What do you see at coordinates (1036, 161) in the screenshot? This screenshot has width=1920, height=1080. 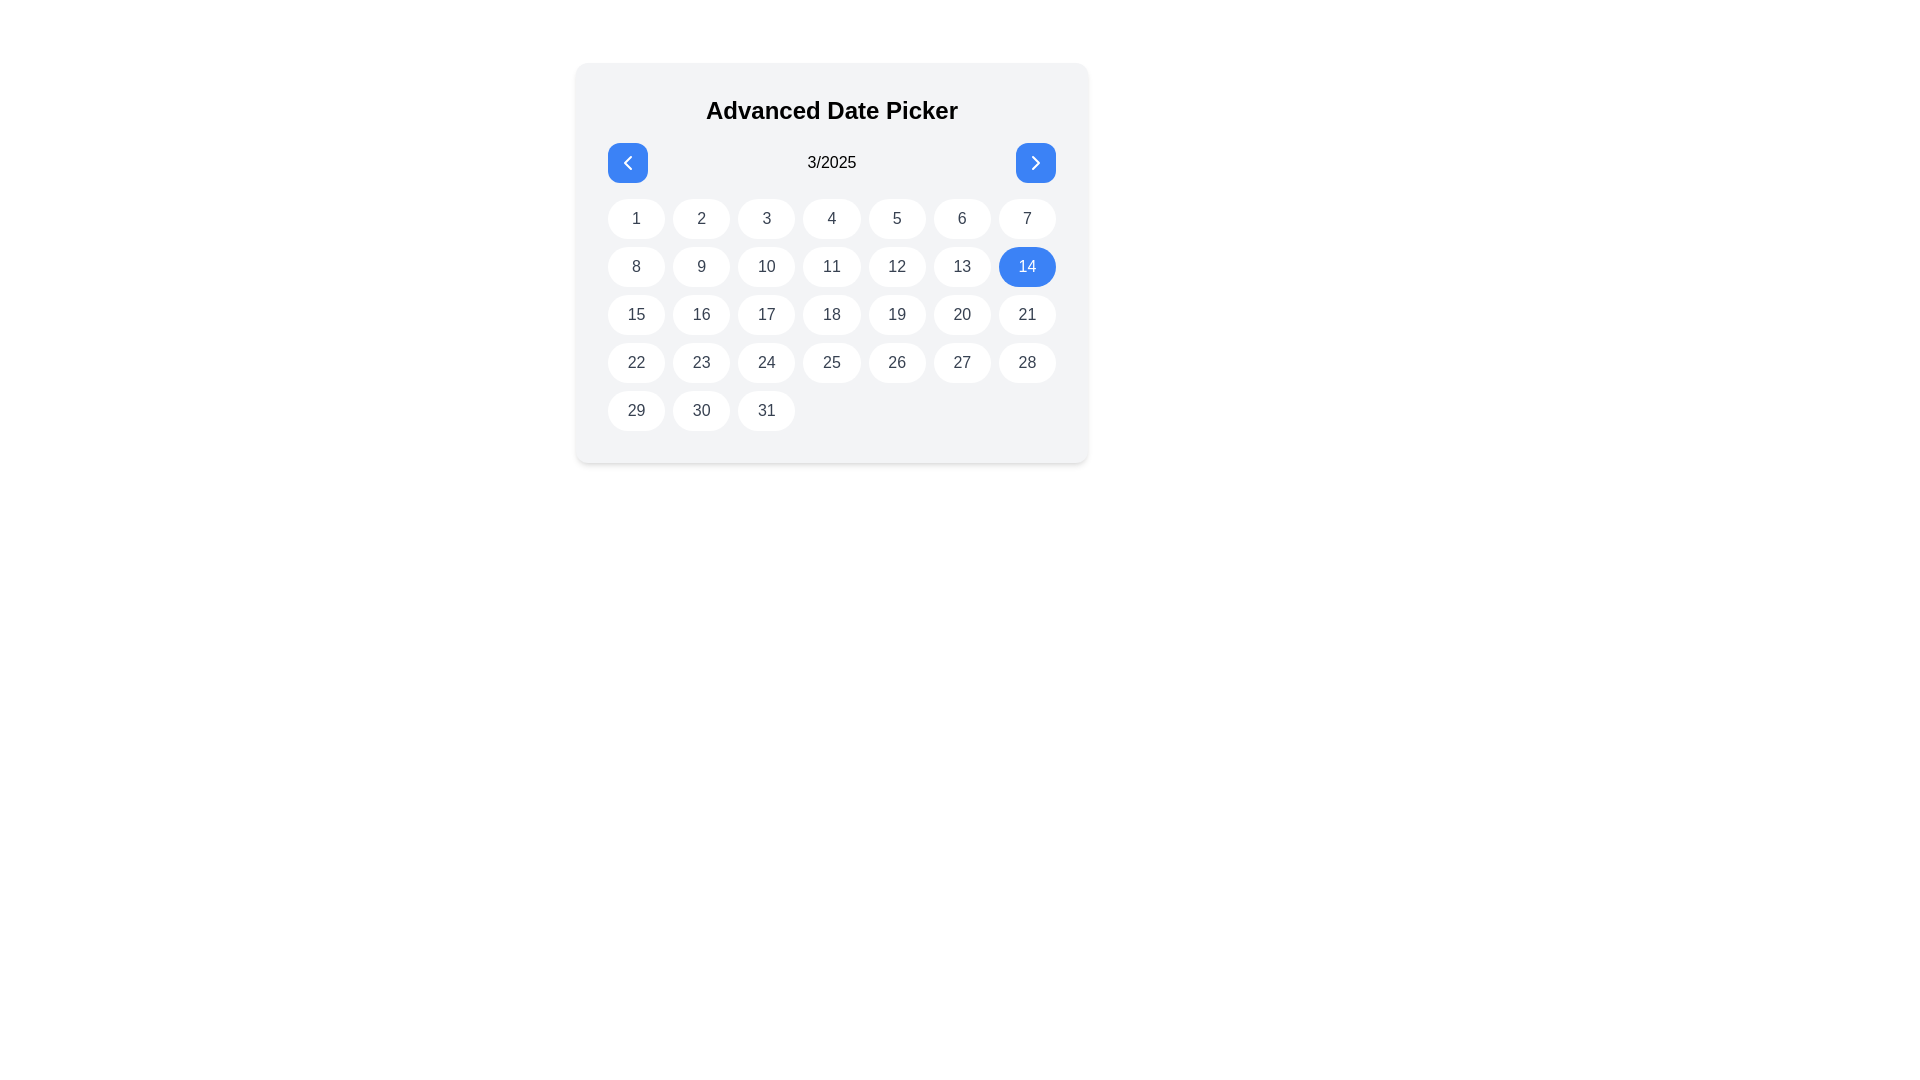 I see `the right-pointing chevron icon styled in white on a blue circular background located within the square blue button at the top-right corner of the calendar interface` at bounding box center [1036, 161].